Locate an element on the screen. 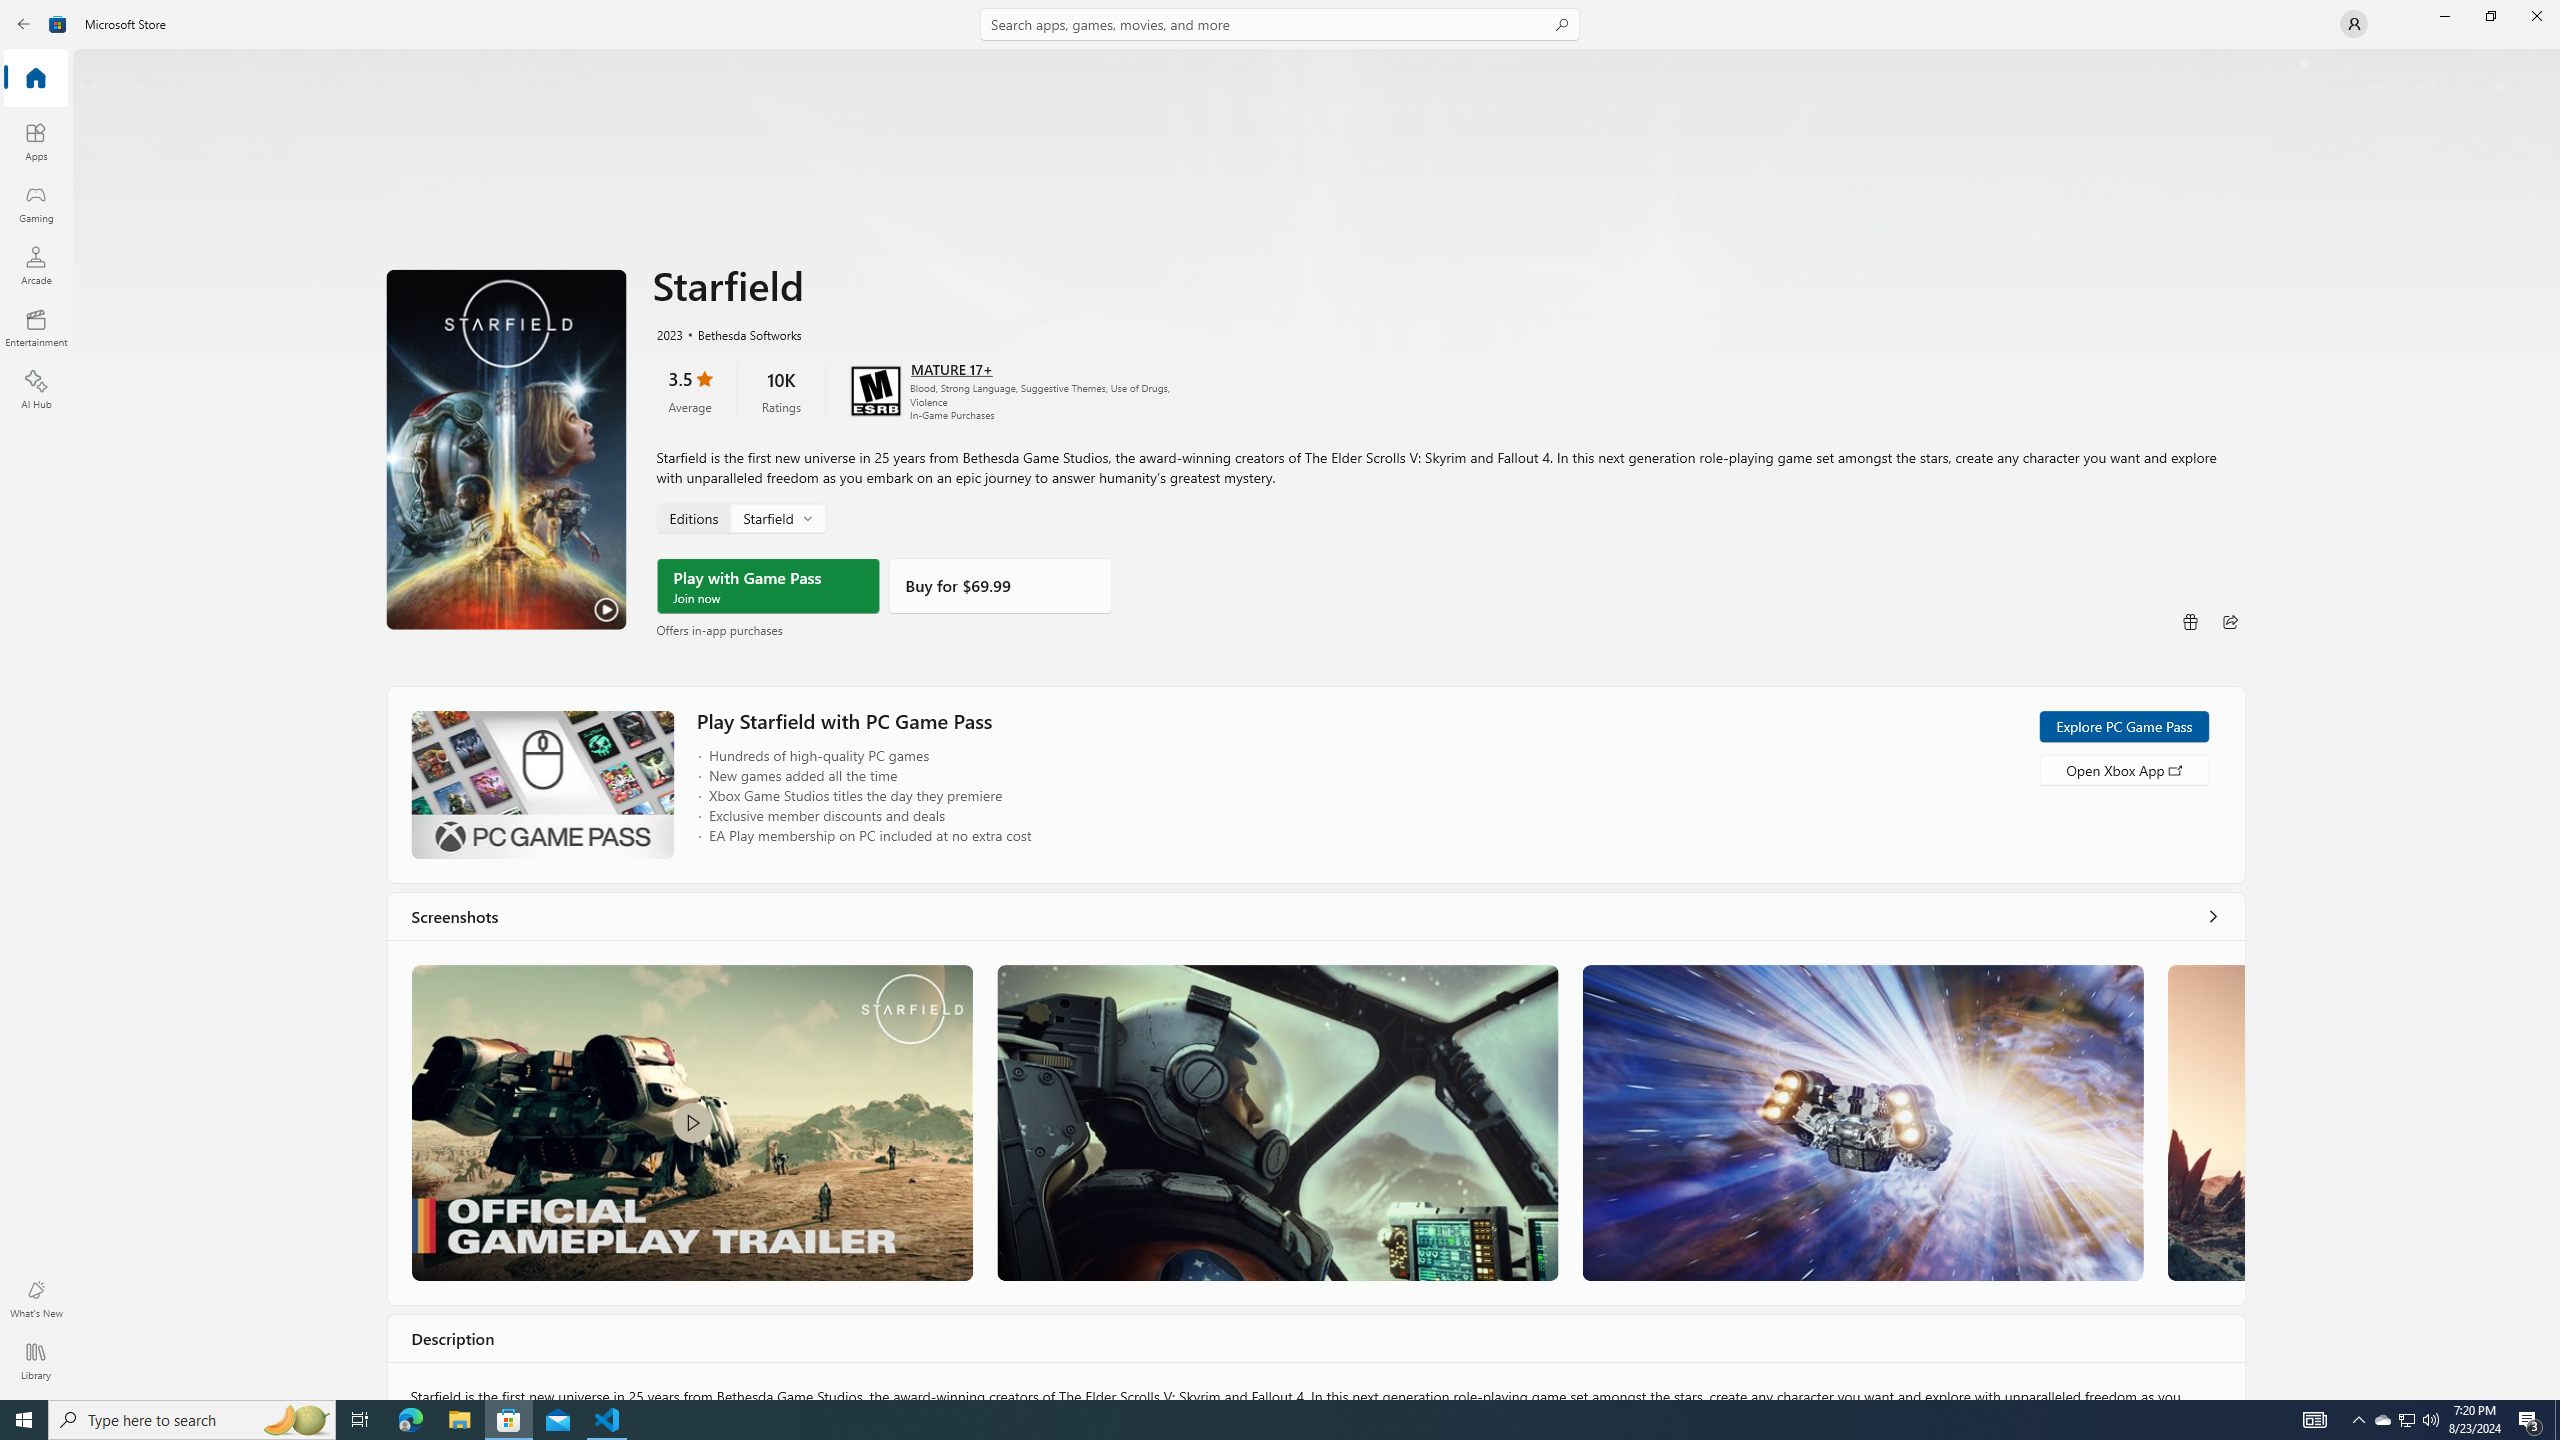  'Arcade' is located at coordinates (34, 264).